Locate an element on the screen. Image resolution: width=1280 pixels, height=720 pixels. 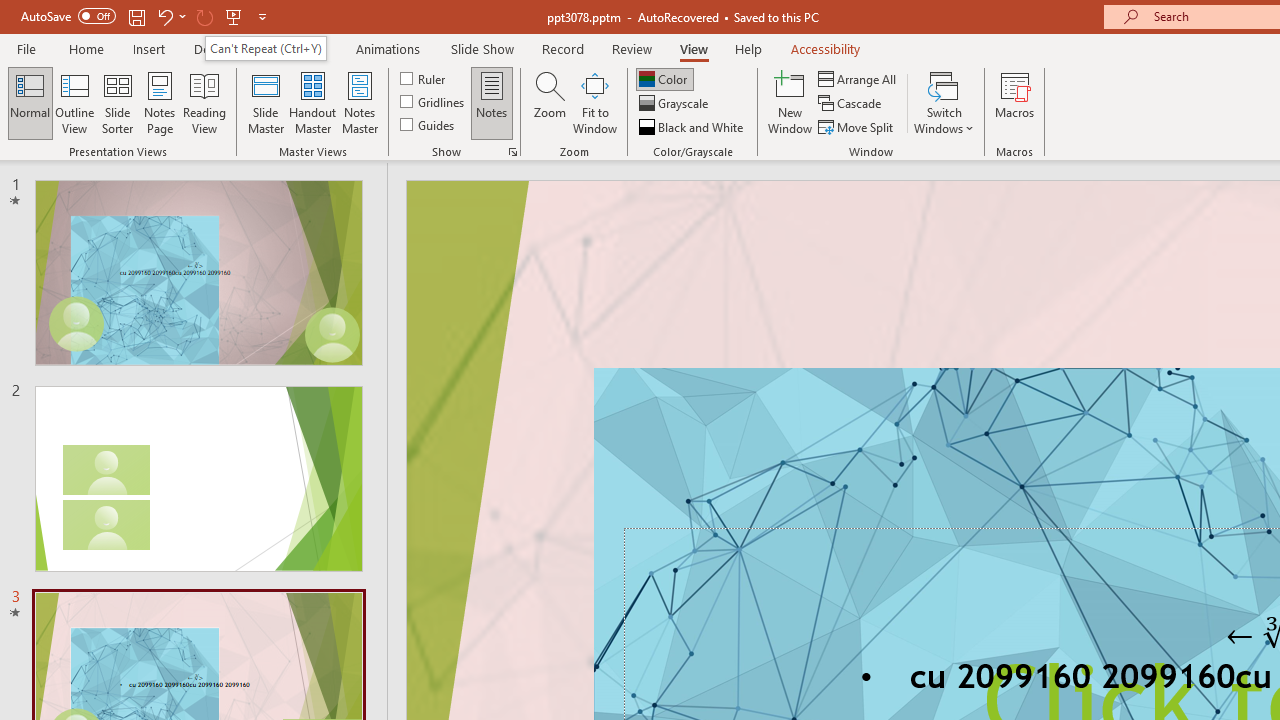
'Gridlines' is located at coordinates (432, 101).